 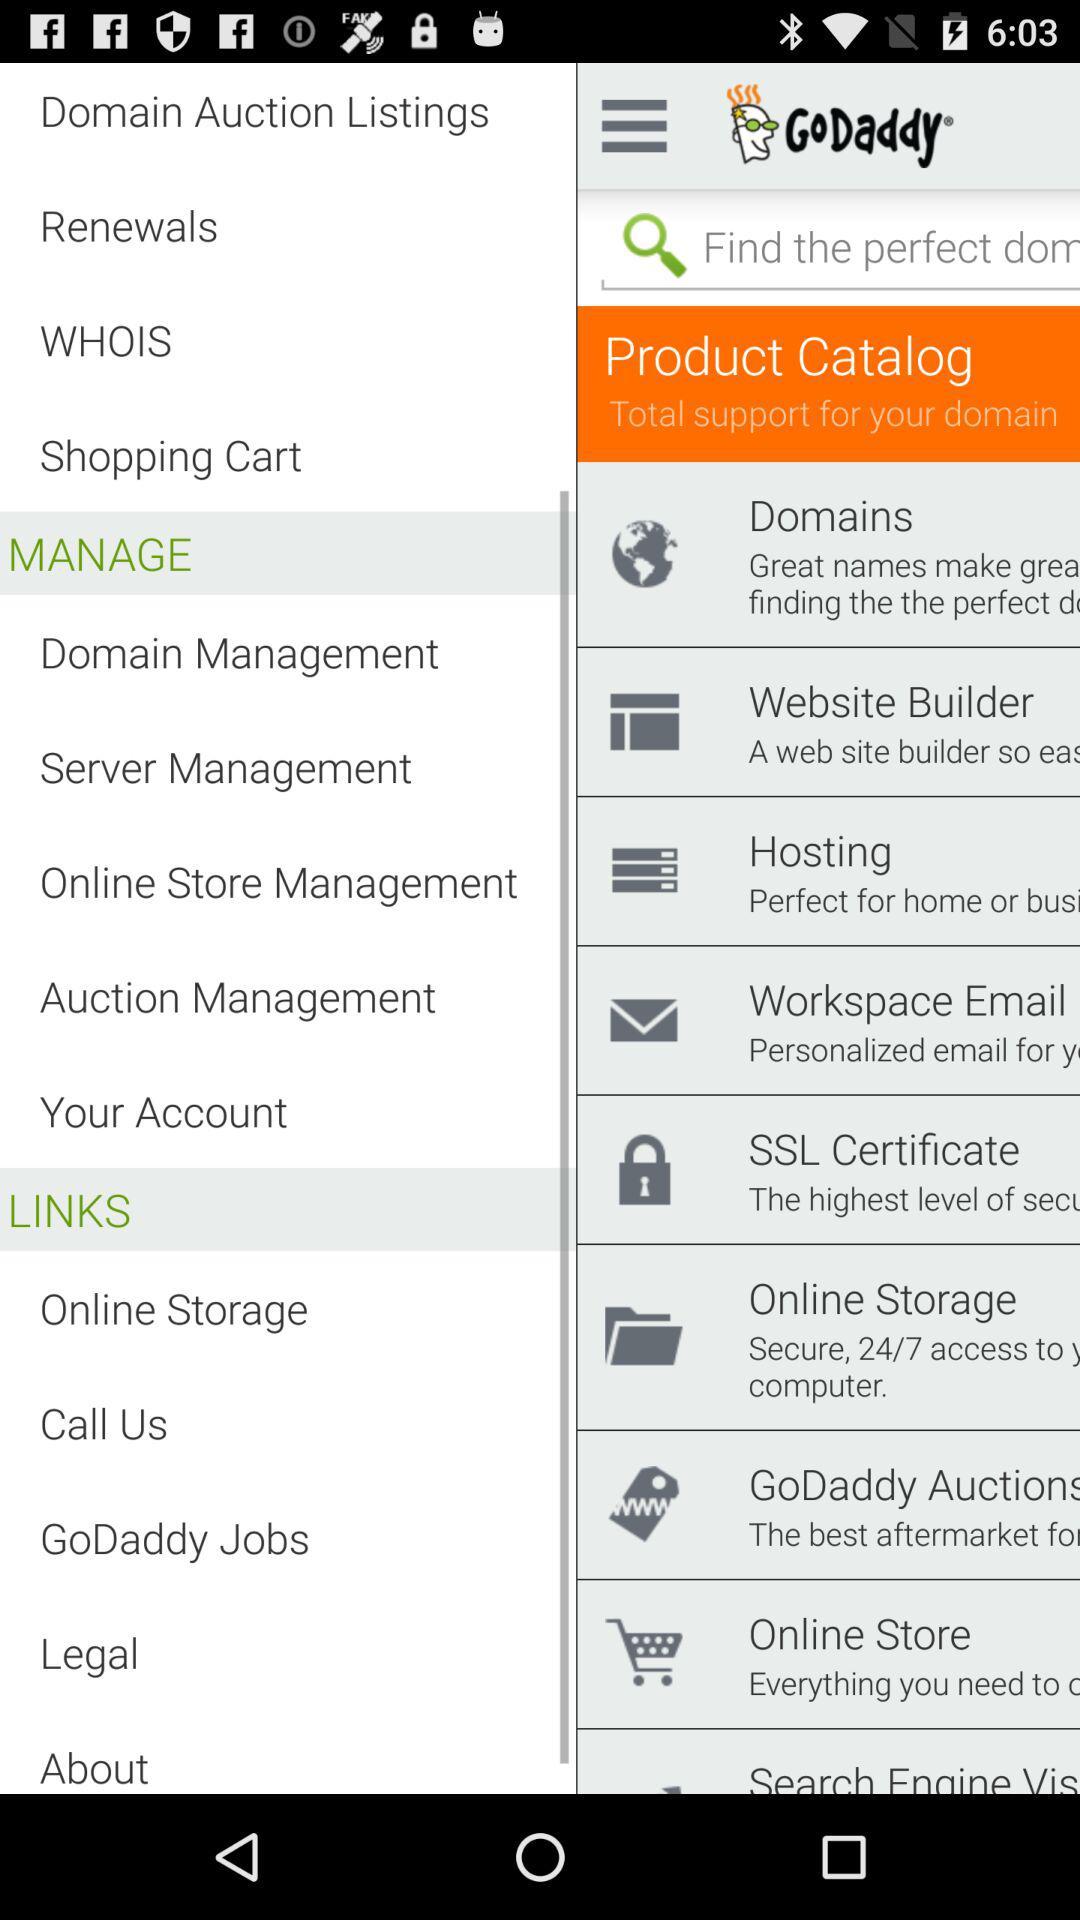 I want to click on the item below the online store management app, so click(x=237, y=996).